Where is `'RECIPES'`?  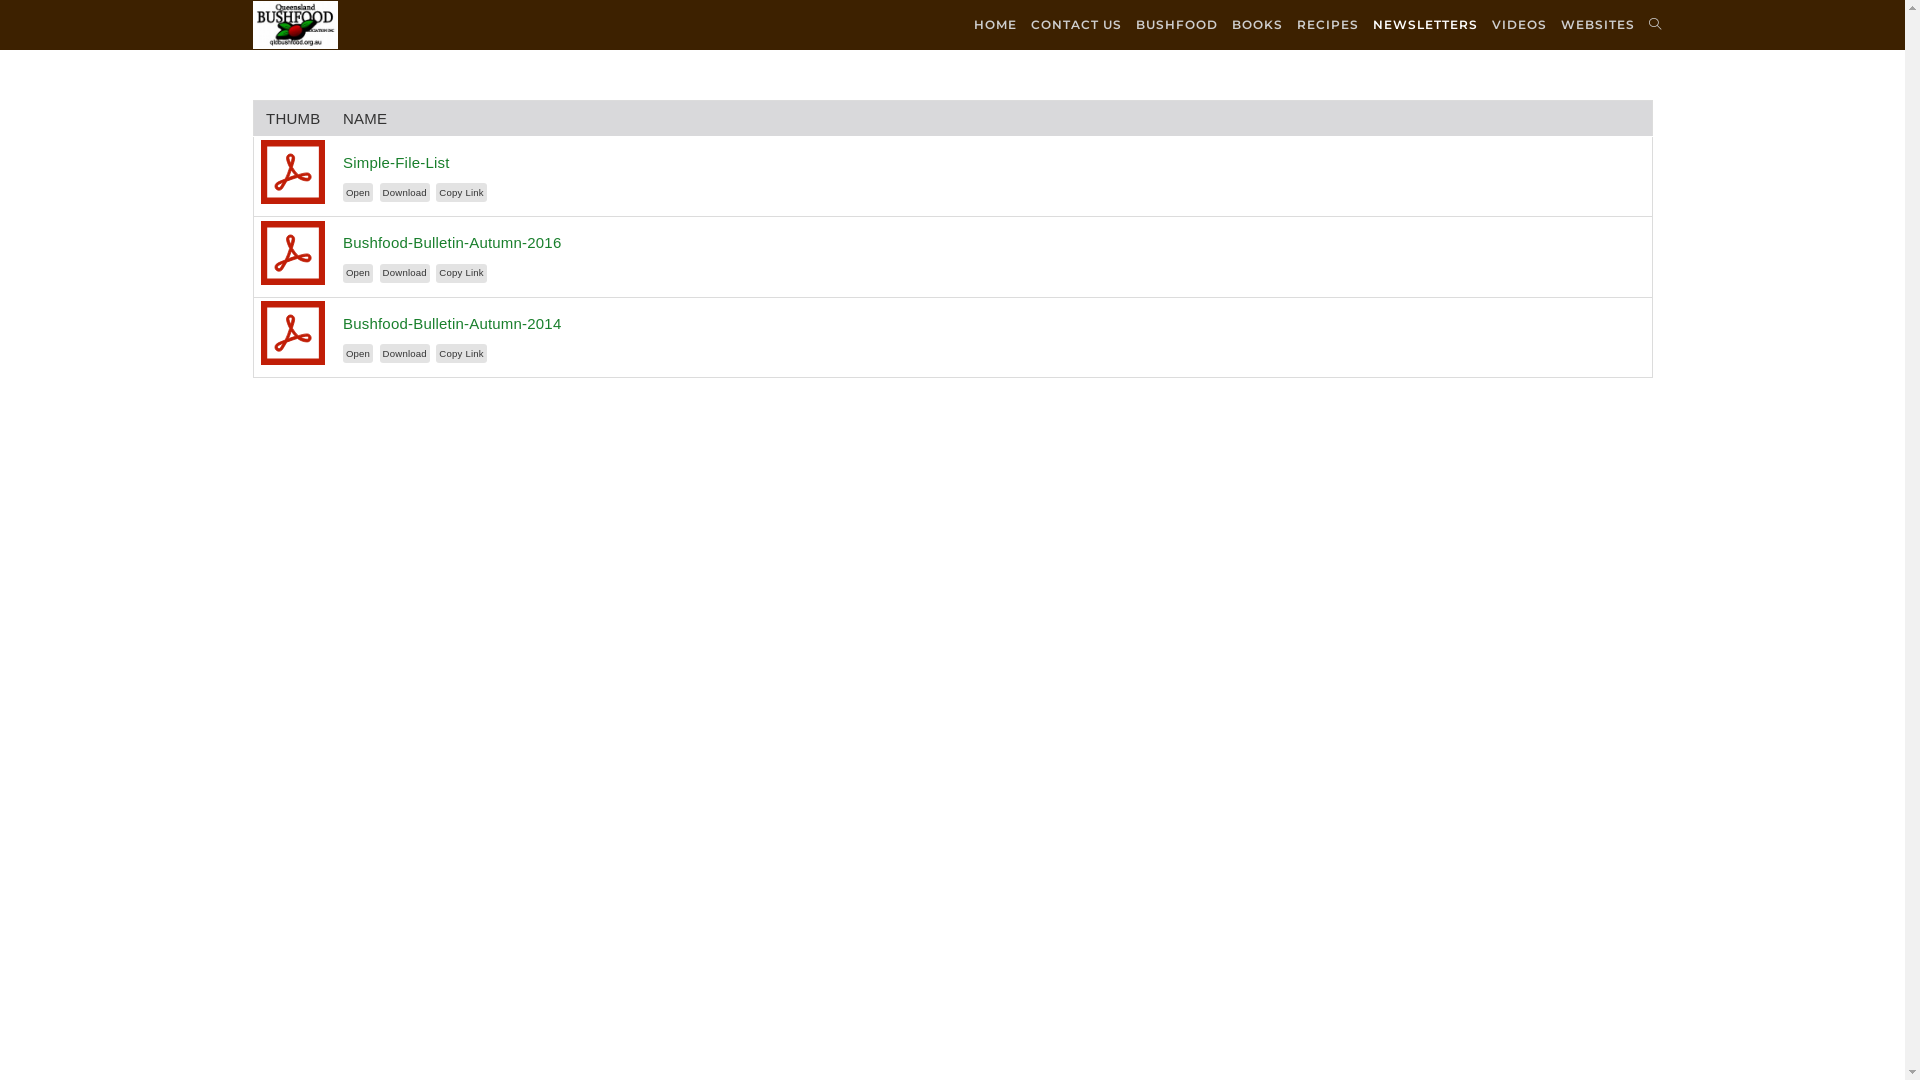 'RECIPES' is located at coordinates (1328, 24).